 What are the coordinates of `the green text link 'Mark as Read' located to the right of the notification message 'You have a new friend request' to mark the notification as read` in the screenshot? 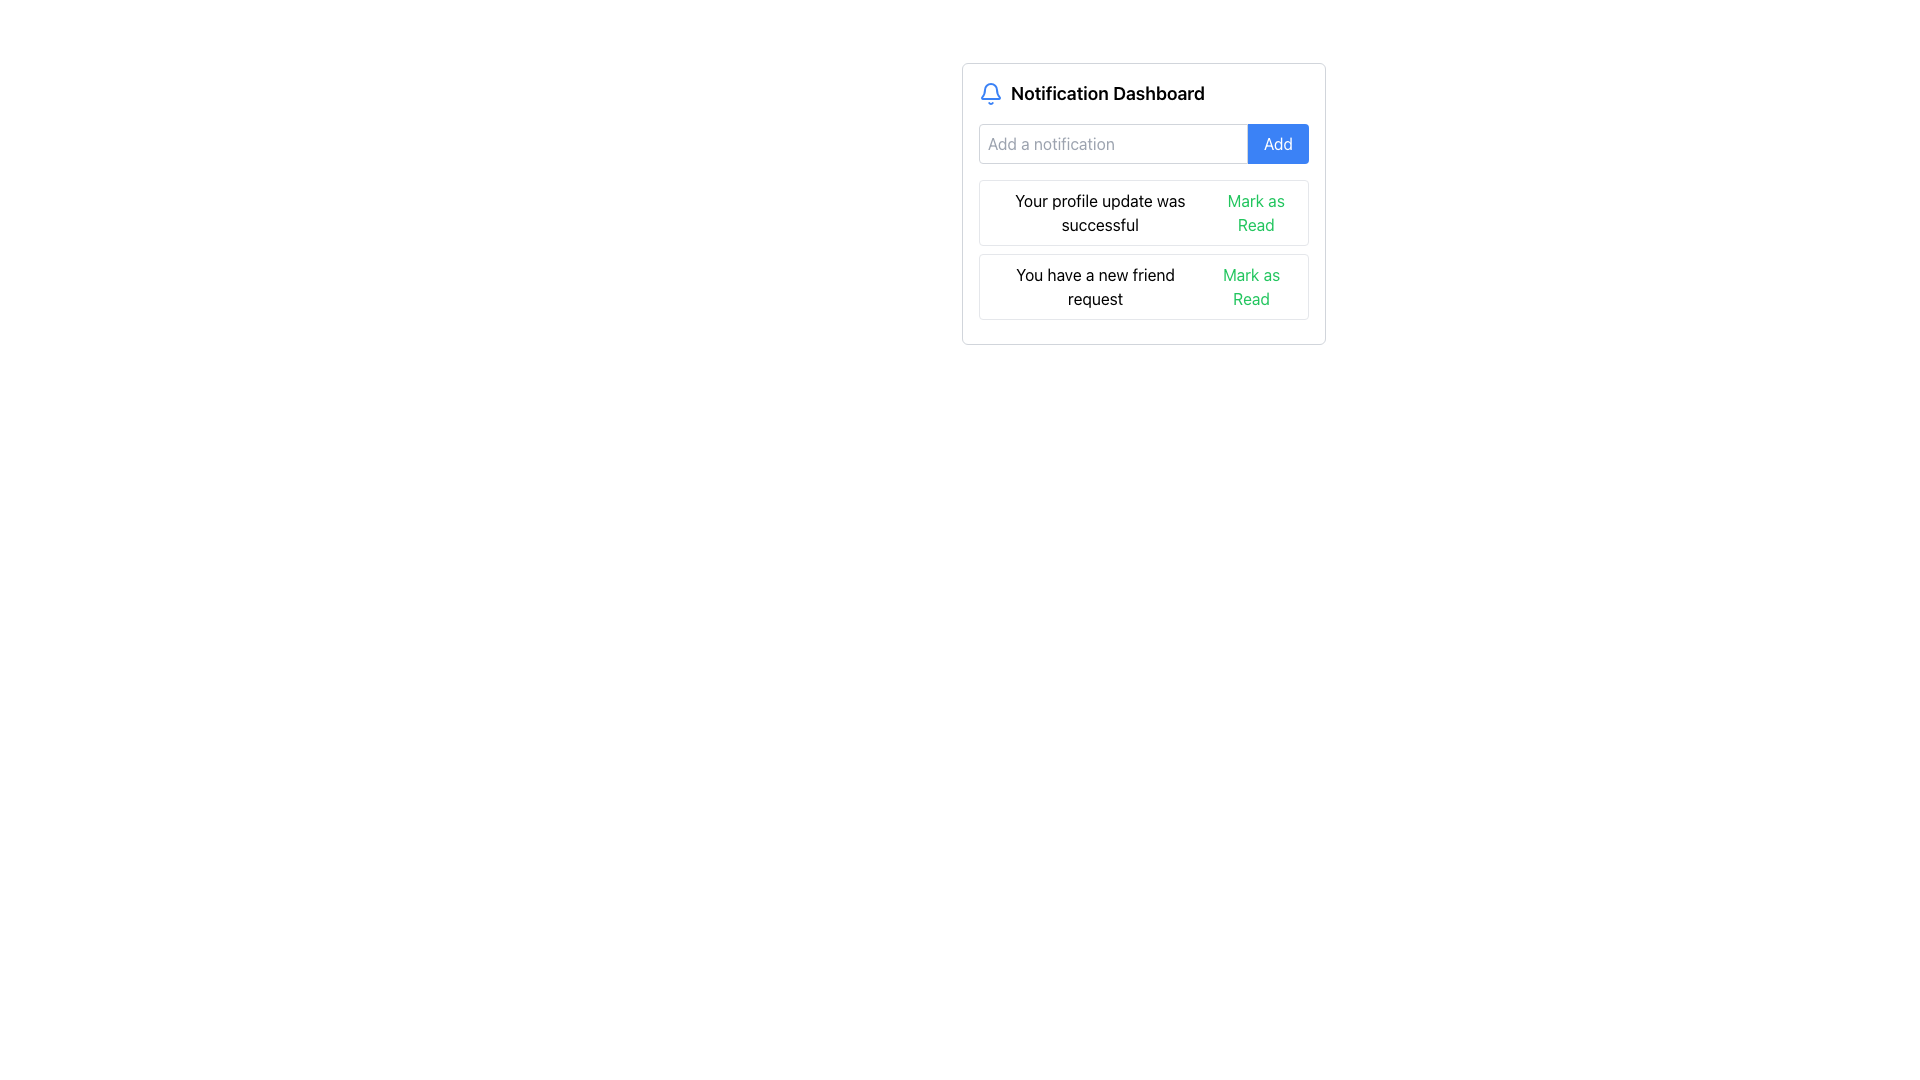 It's located at (1250, 286).